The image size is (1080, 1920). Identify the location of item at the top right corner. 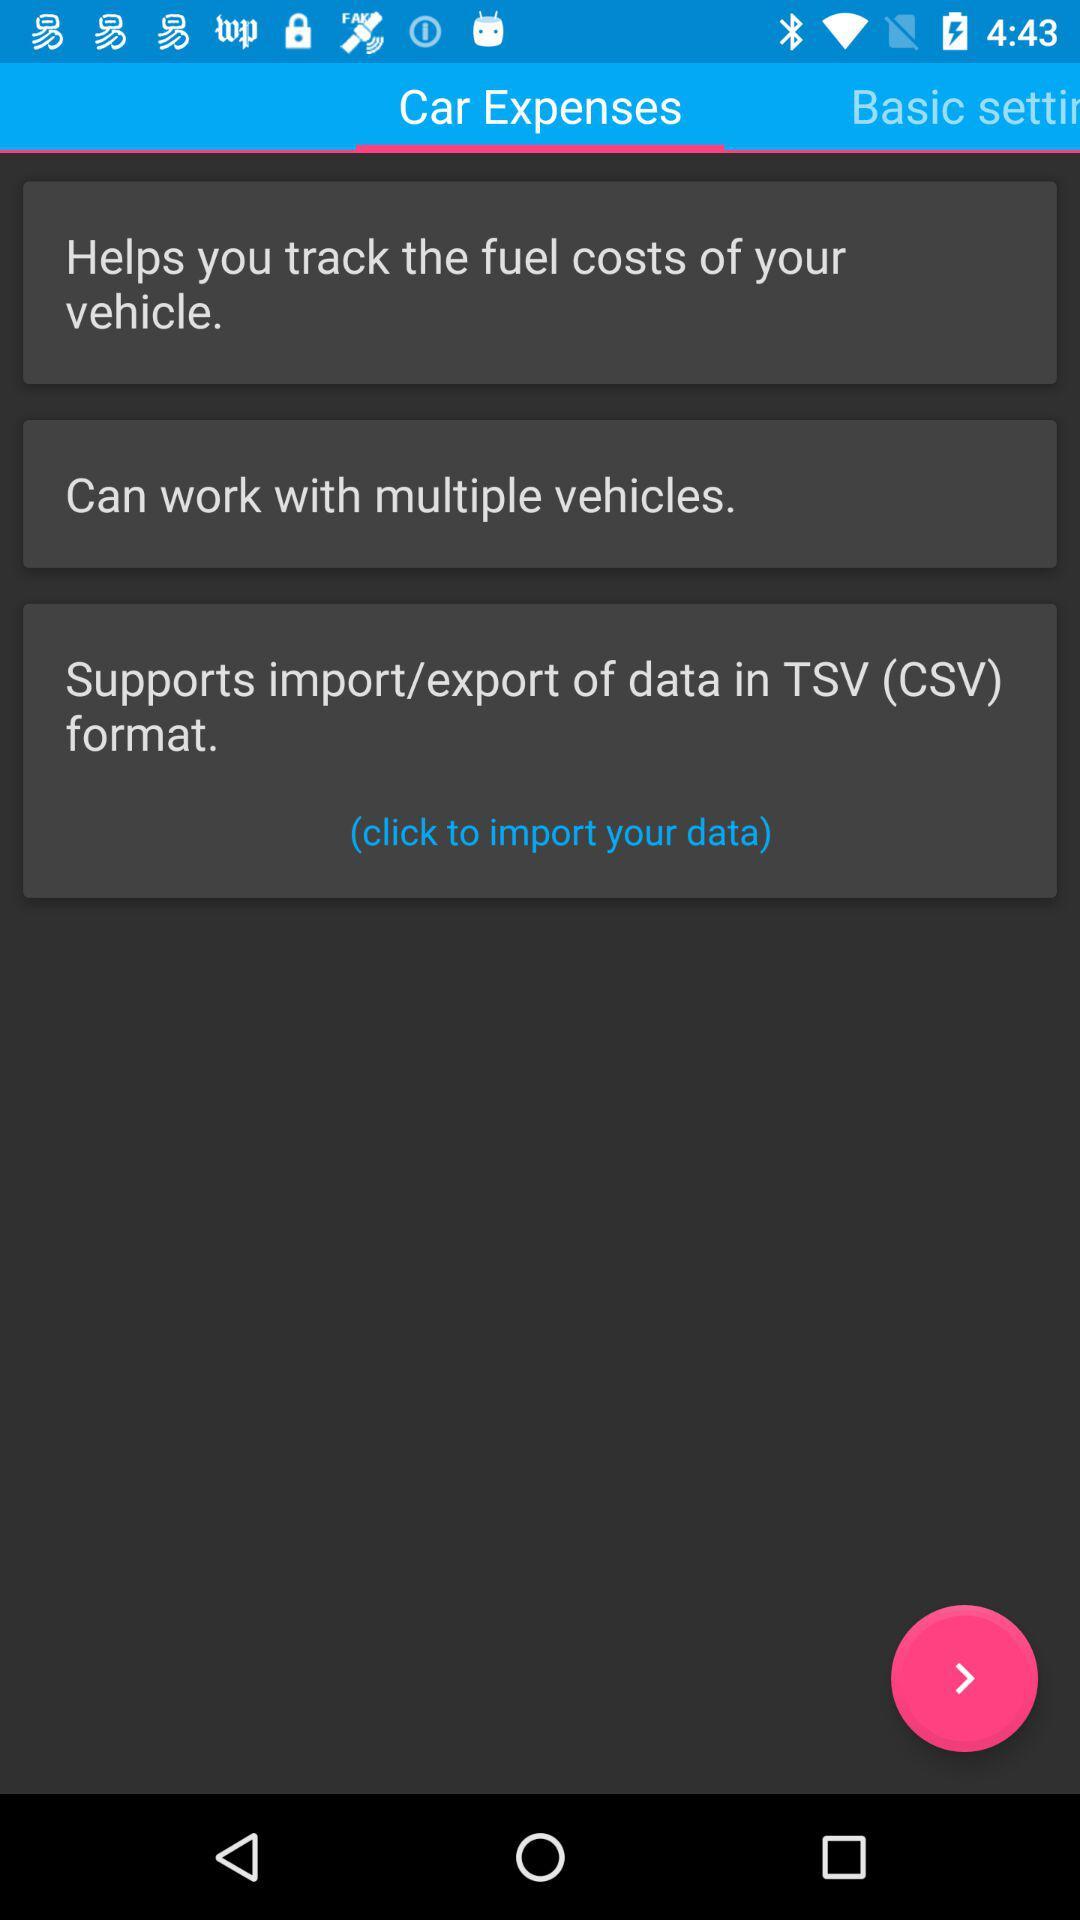
(964, 104).